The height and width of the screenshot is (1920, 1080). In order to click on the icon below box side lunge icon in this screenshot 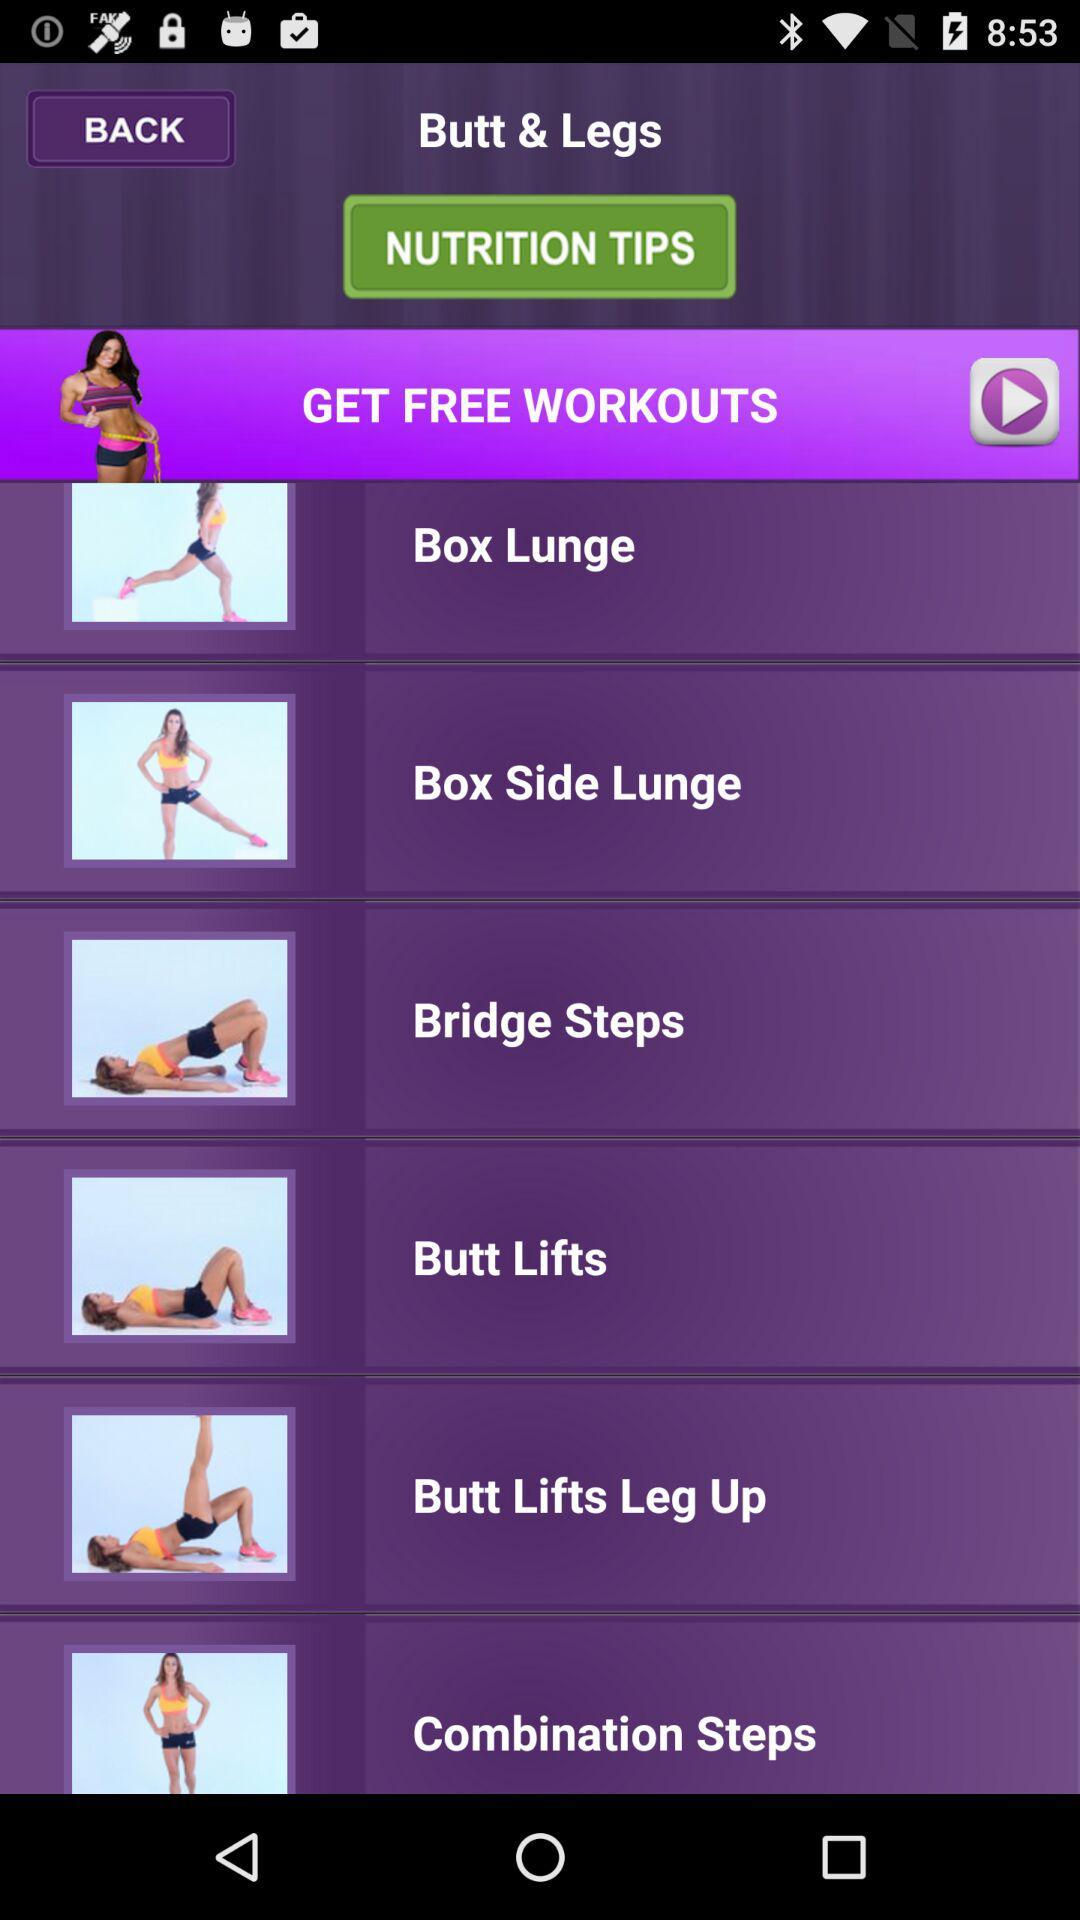, I will do `click(548, 1018)`.